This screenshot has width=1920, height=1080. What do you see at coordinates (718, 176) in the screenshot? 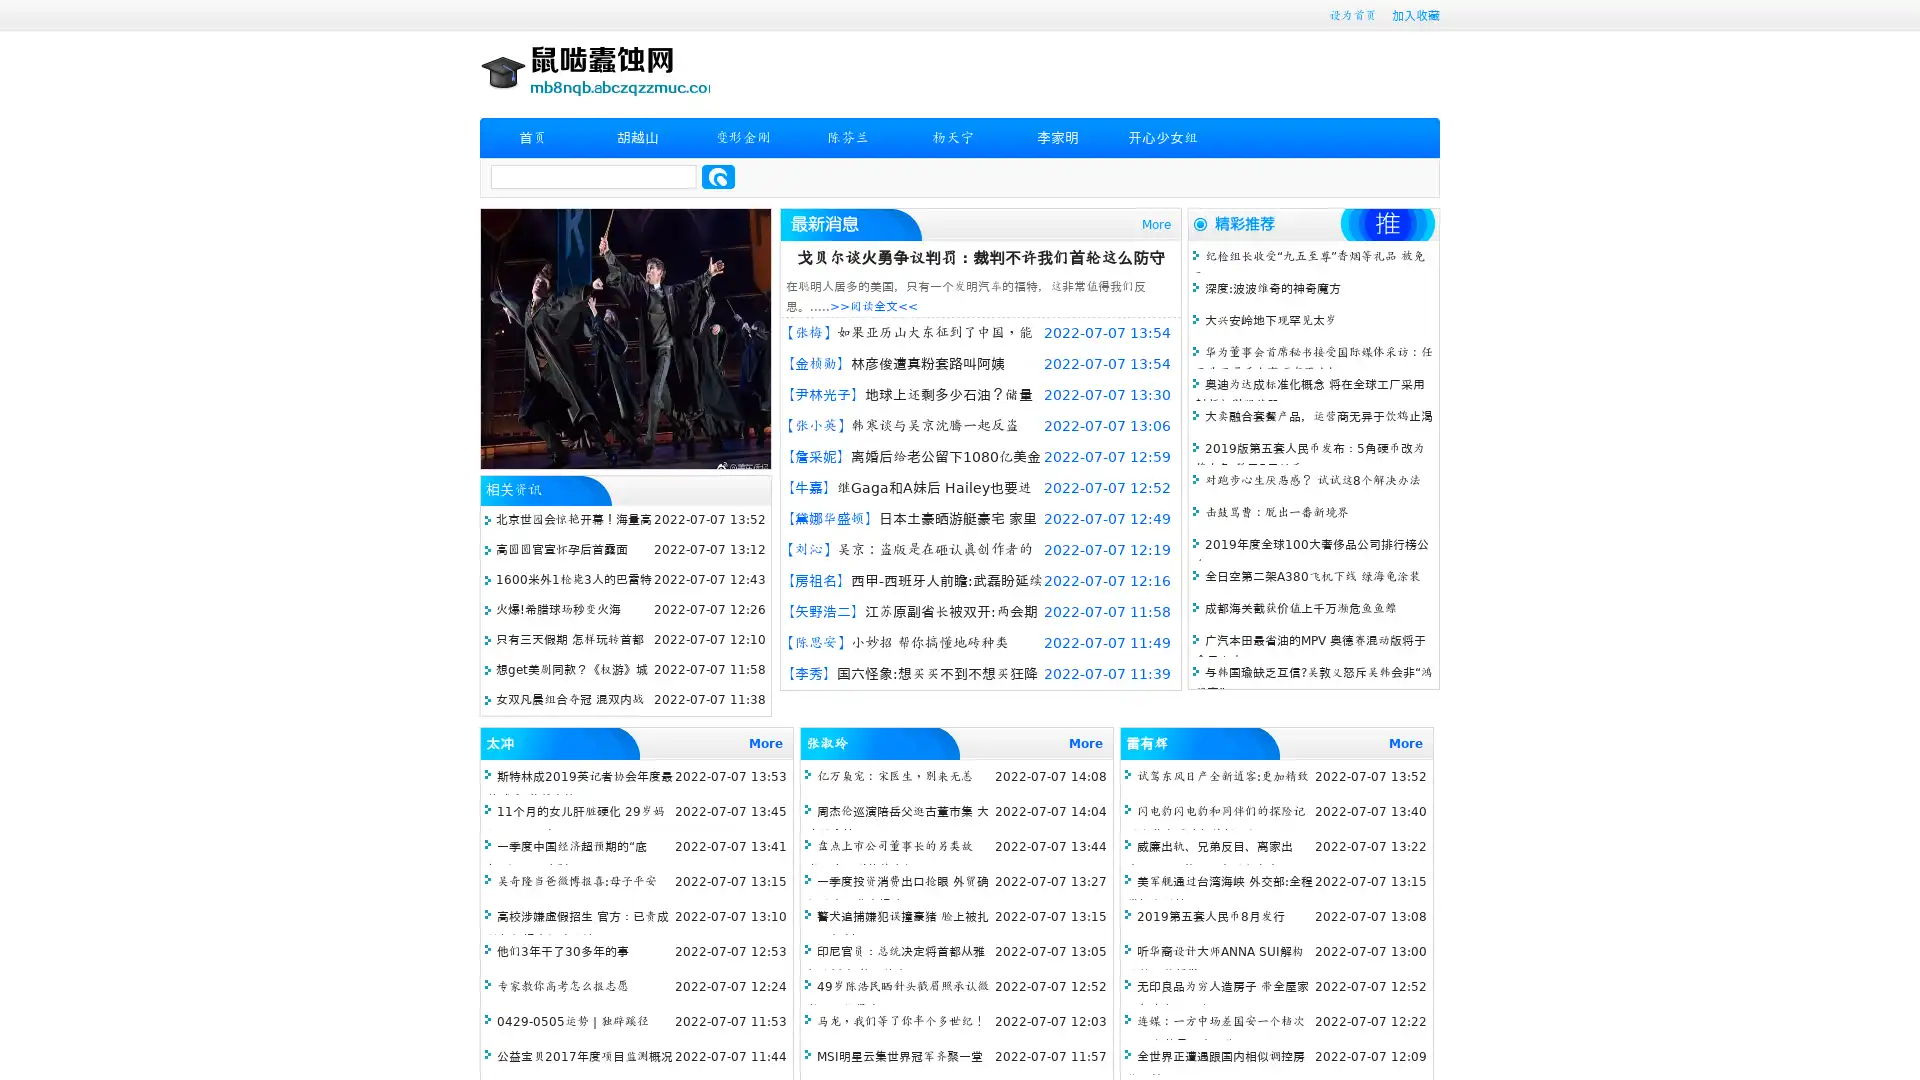
I see `Search` at bounding box center [718, 176].